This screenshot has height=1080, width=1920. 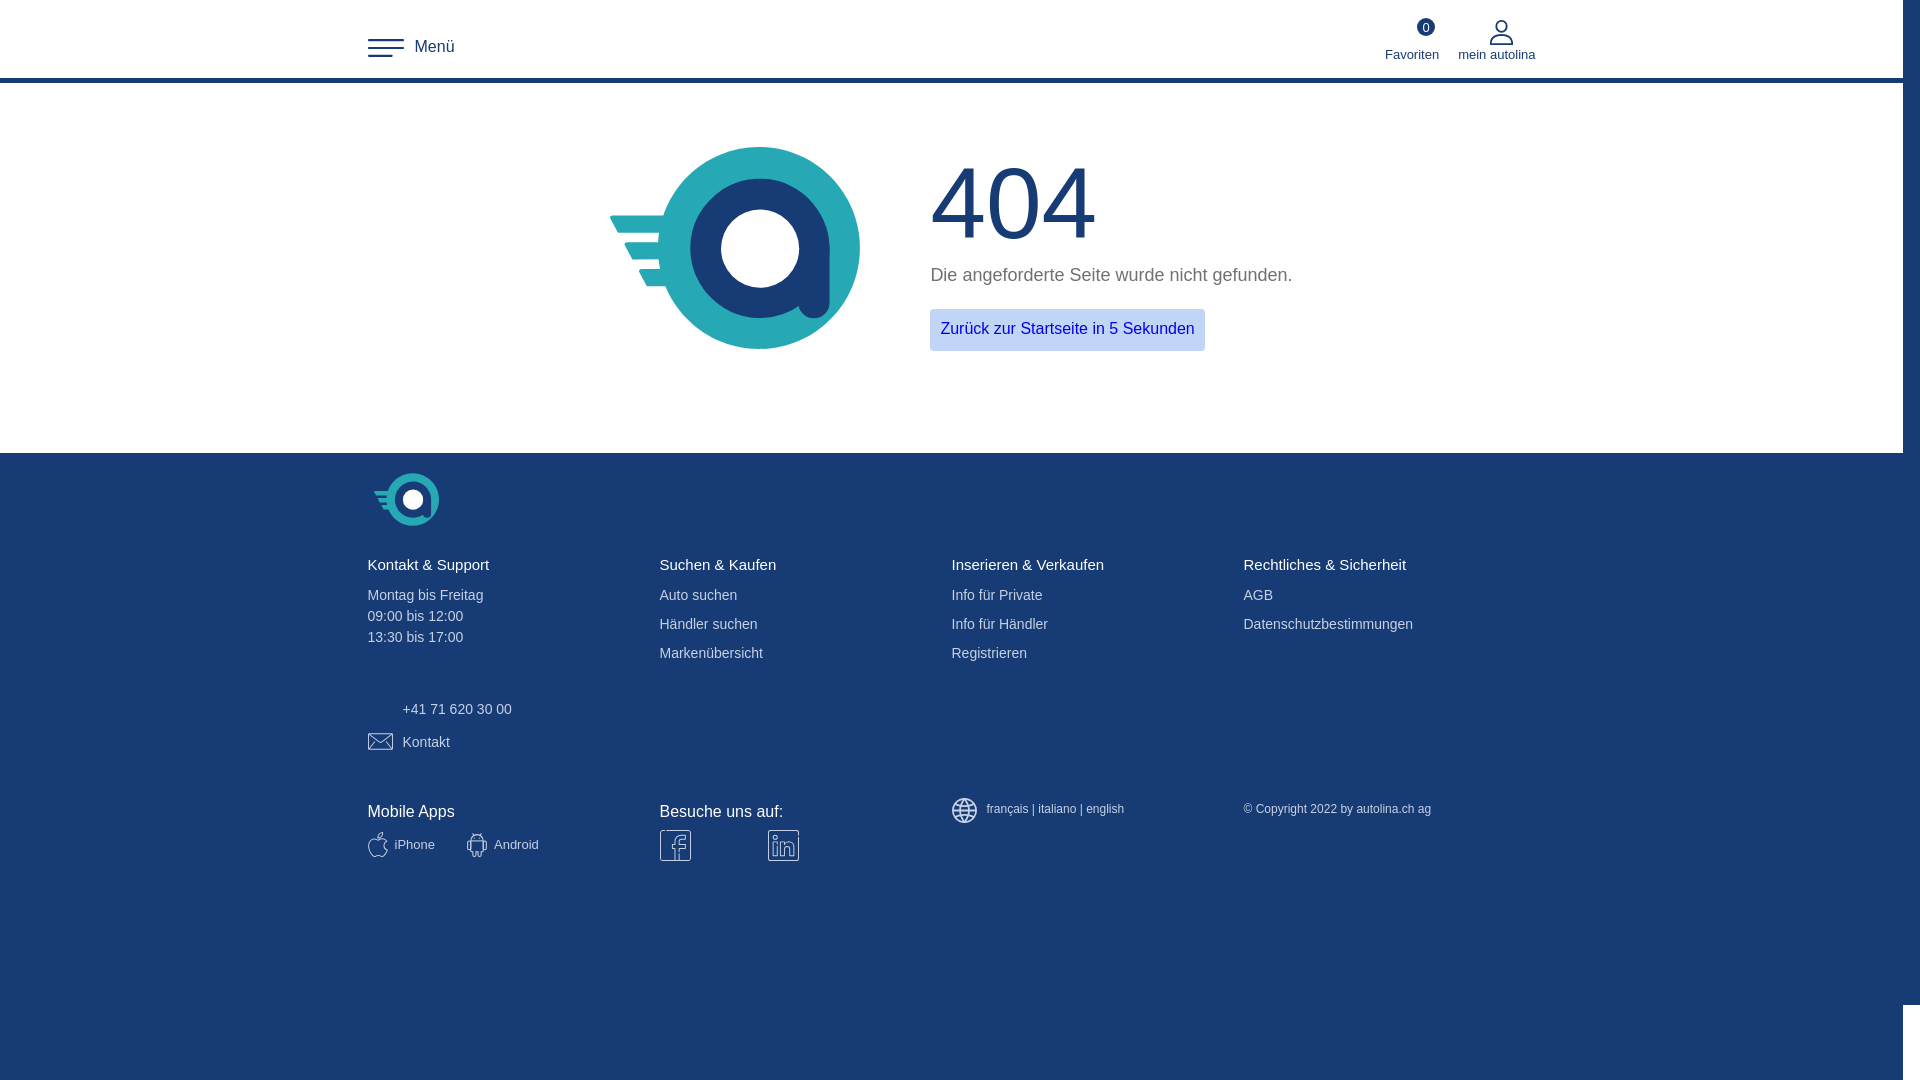 What do you see at coordinates (361, 844) in the screenshot?
I see `'iPhone'` at bounding box center [361, 844].